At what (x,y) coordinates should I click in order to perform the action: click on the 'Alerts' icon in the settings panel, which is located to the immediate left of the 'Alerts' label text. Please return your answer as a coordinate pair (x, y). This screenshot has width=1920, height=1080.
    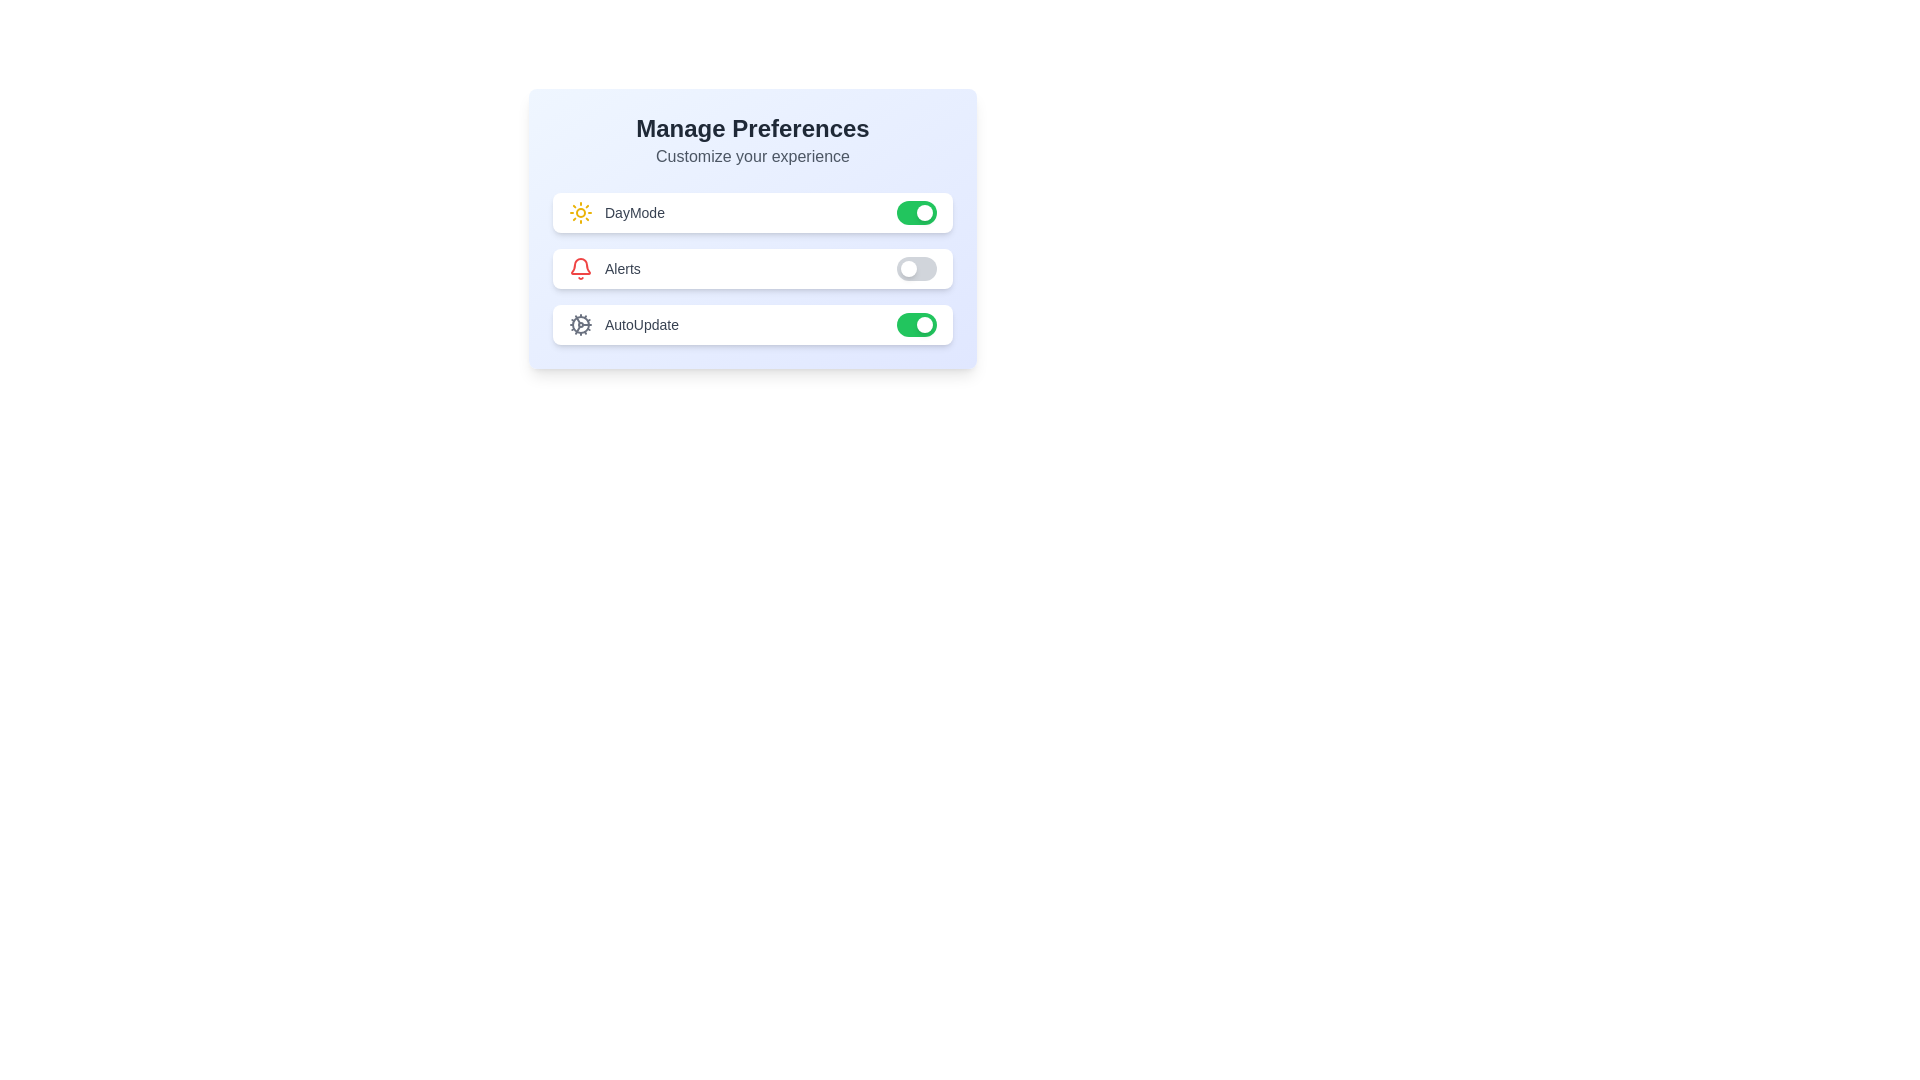
    Looking at the image, I should click on (579, 268).